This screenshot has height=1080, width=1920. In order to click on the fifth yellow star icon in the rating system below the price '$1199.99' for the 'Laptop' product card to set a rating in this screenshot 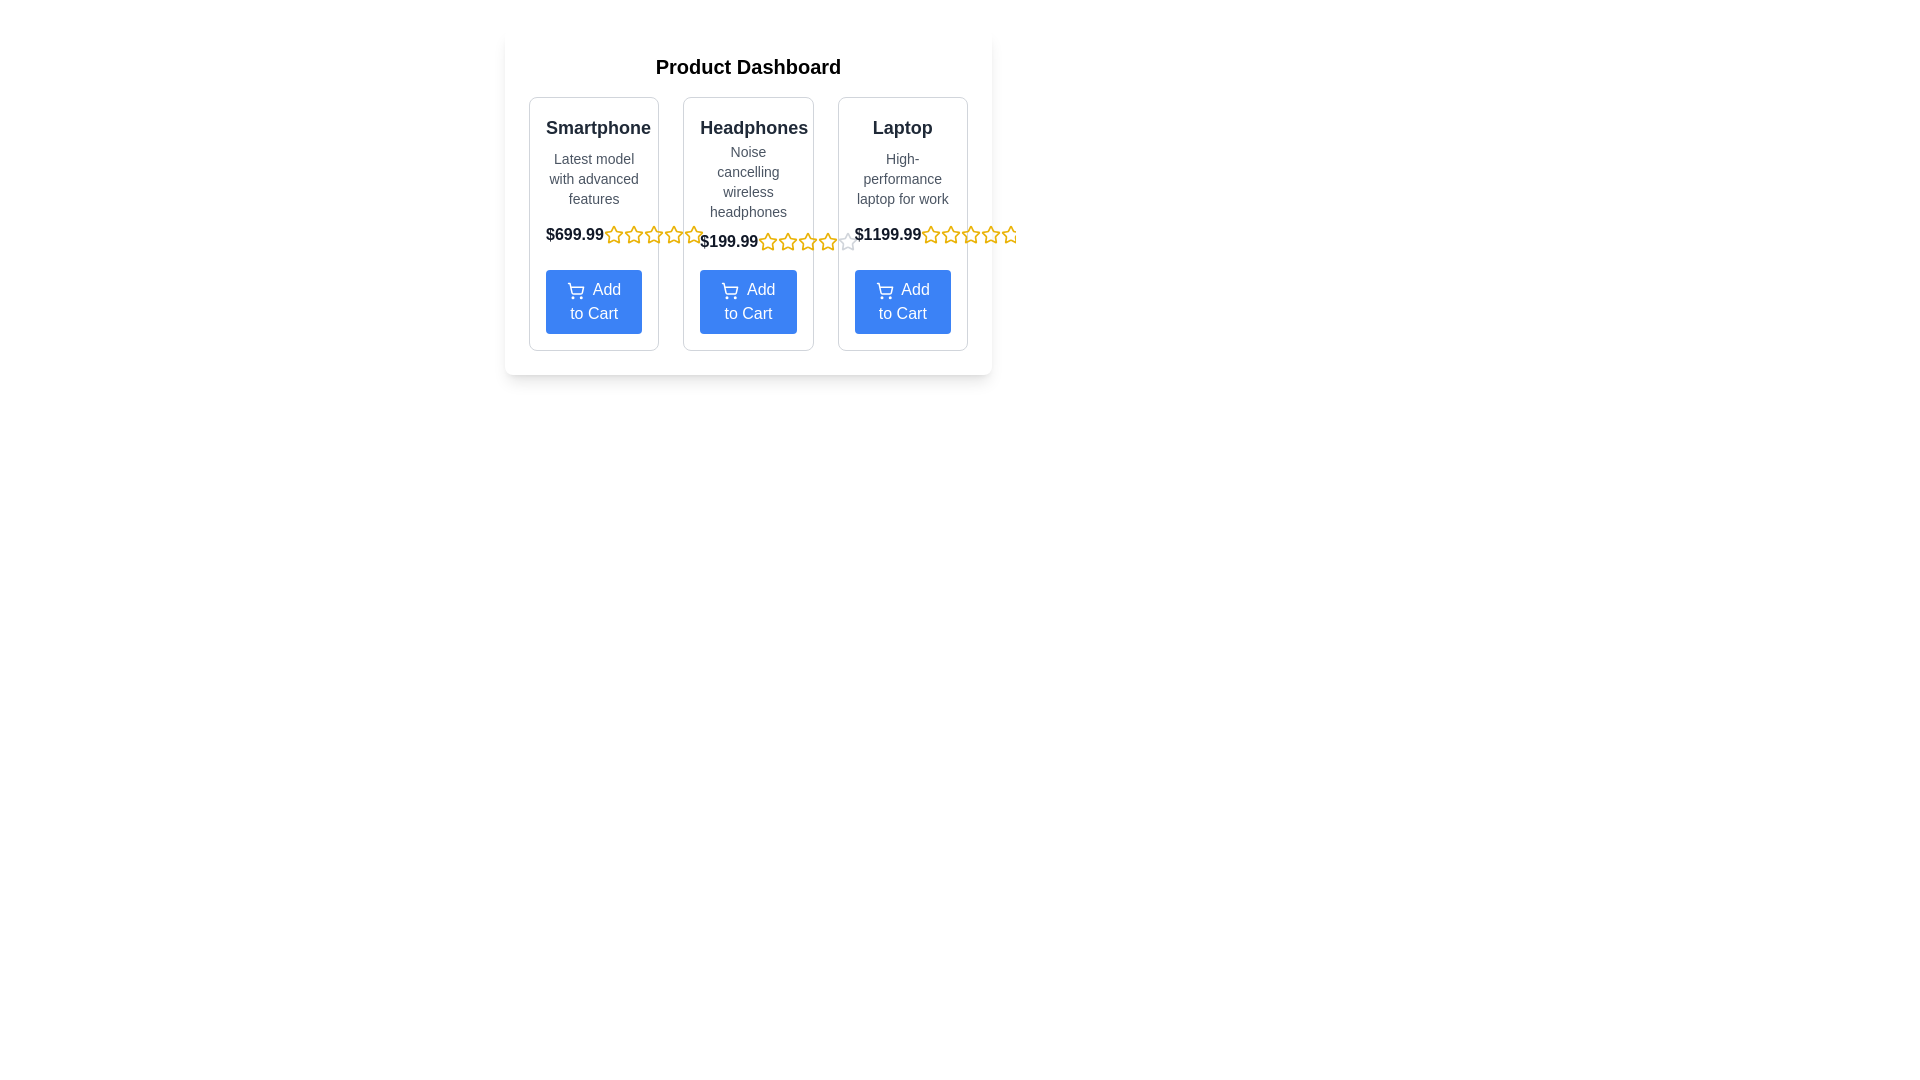, I will do `click(971, 234)`.